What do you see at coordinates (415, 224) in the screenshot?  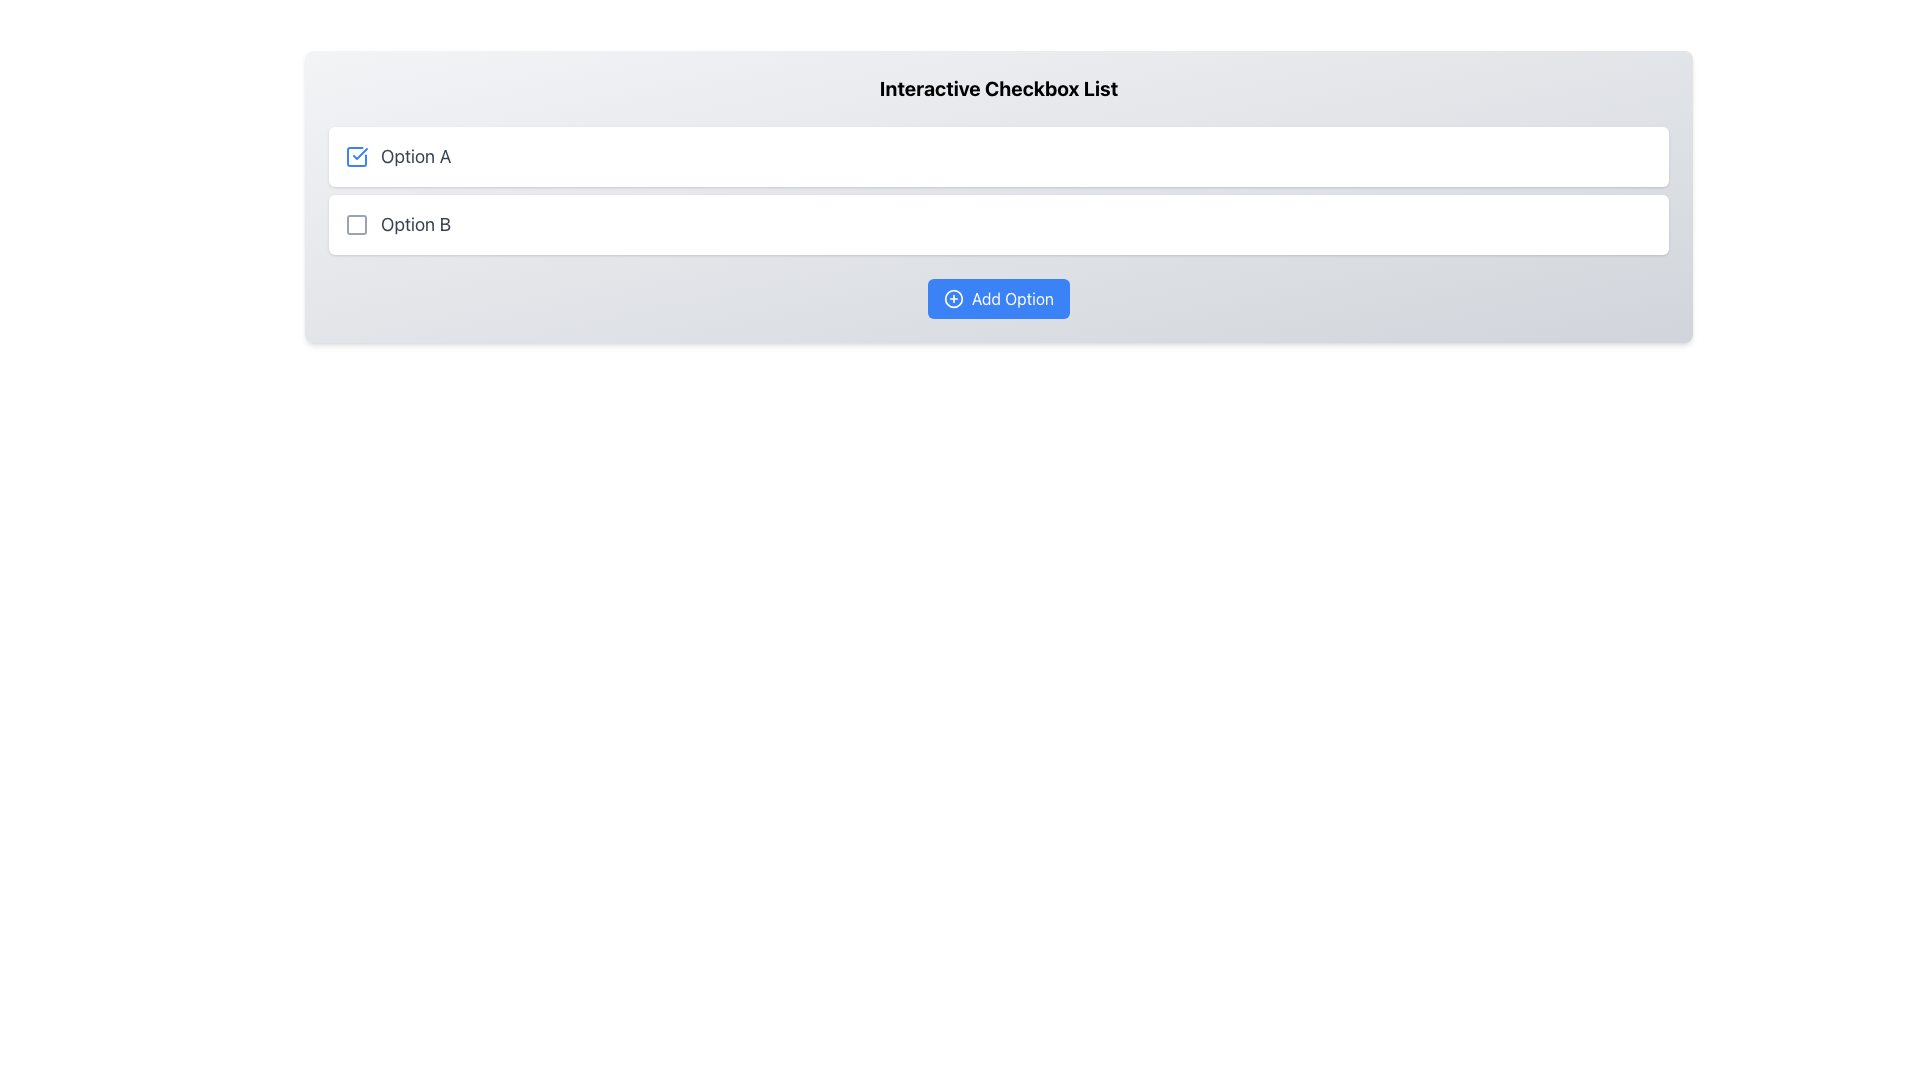 I see `the text label next to the checkbox in the second row of the 'Interactive Checkbox List' to emphasize selection` at bounding box center [415, 224].